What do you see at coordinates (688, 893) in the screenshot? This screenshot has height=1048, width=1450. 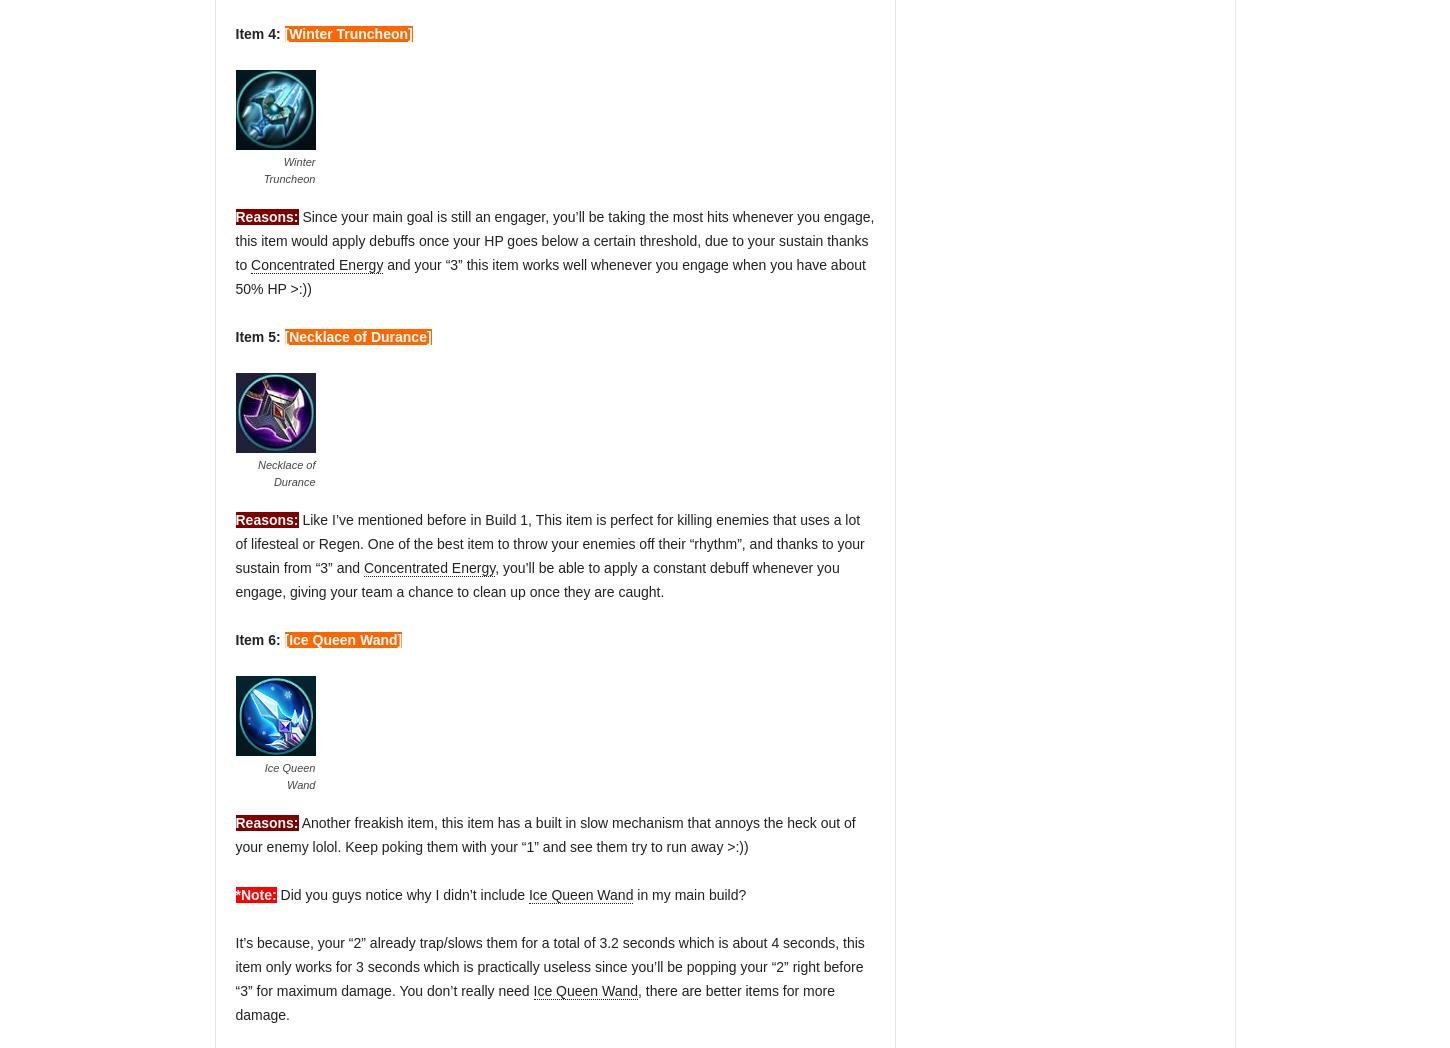 I see `'in my main build?'` at bounding box center [688, 893].